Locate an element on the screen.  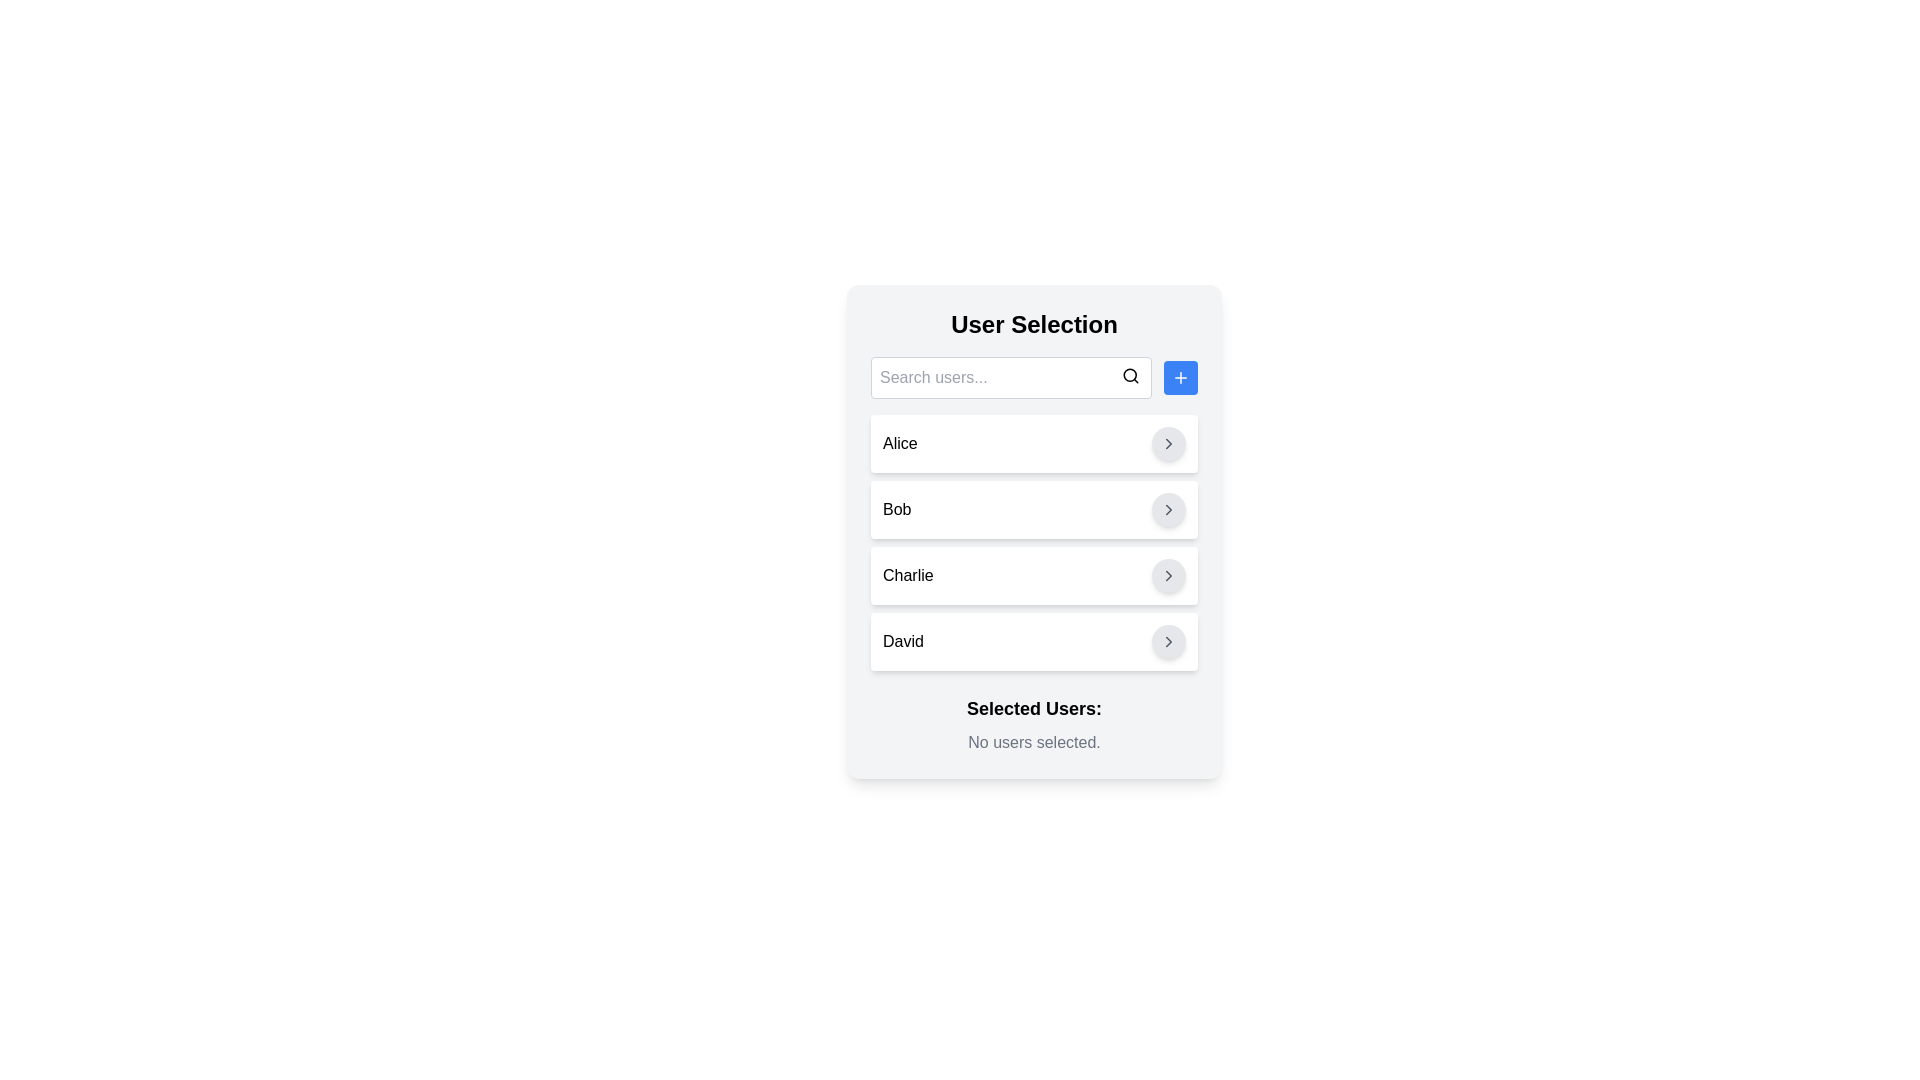
the right-pointing chevron icon associated with the entry 'Alice' is located at coordinates (1169, 442).